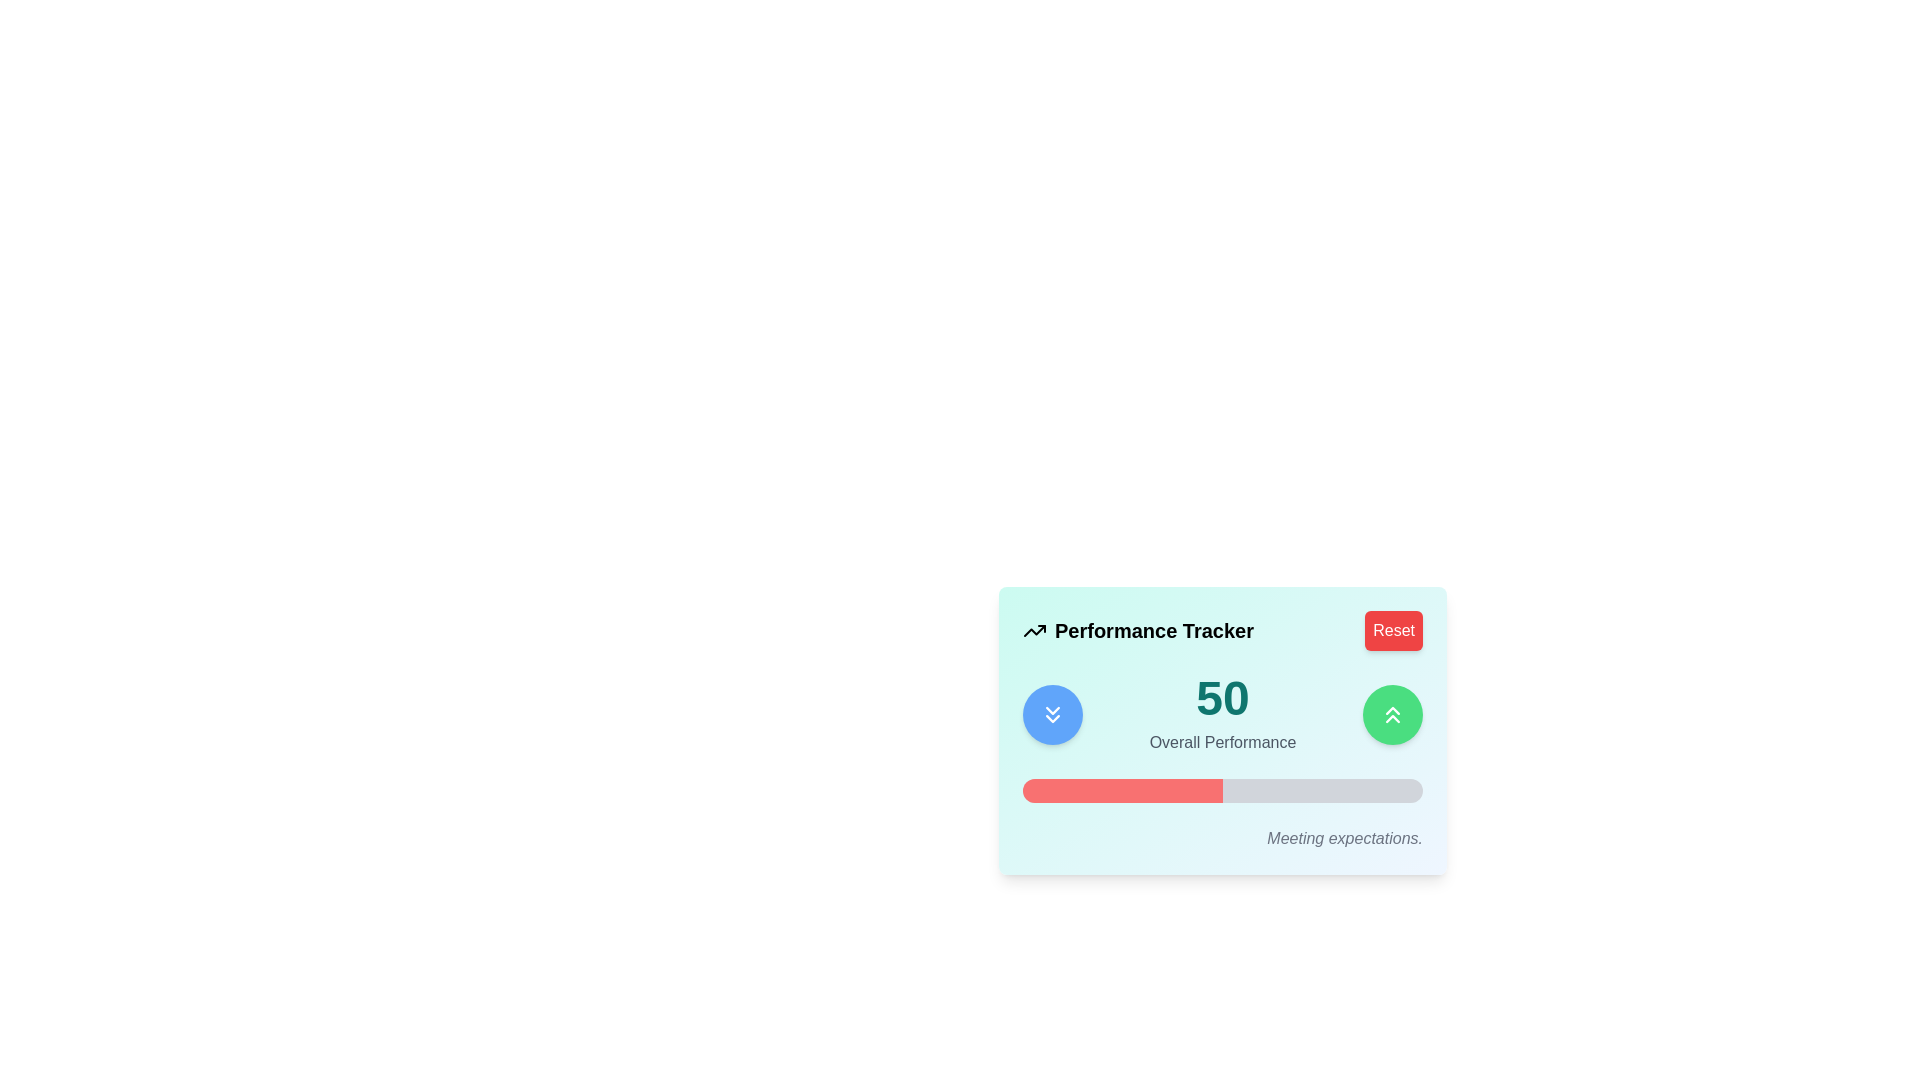  Describe the element at coordinates (1162, 789) in the screenshot. I see `performance level` at that location.